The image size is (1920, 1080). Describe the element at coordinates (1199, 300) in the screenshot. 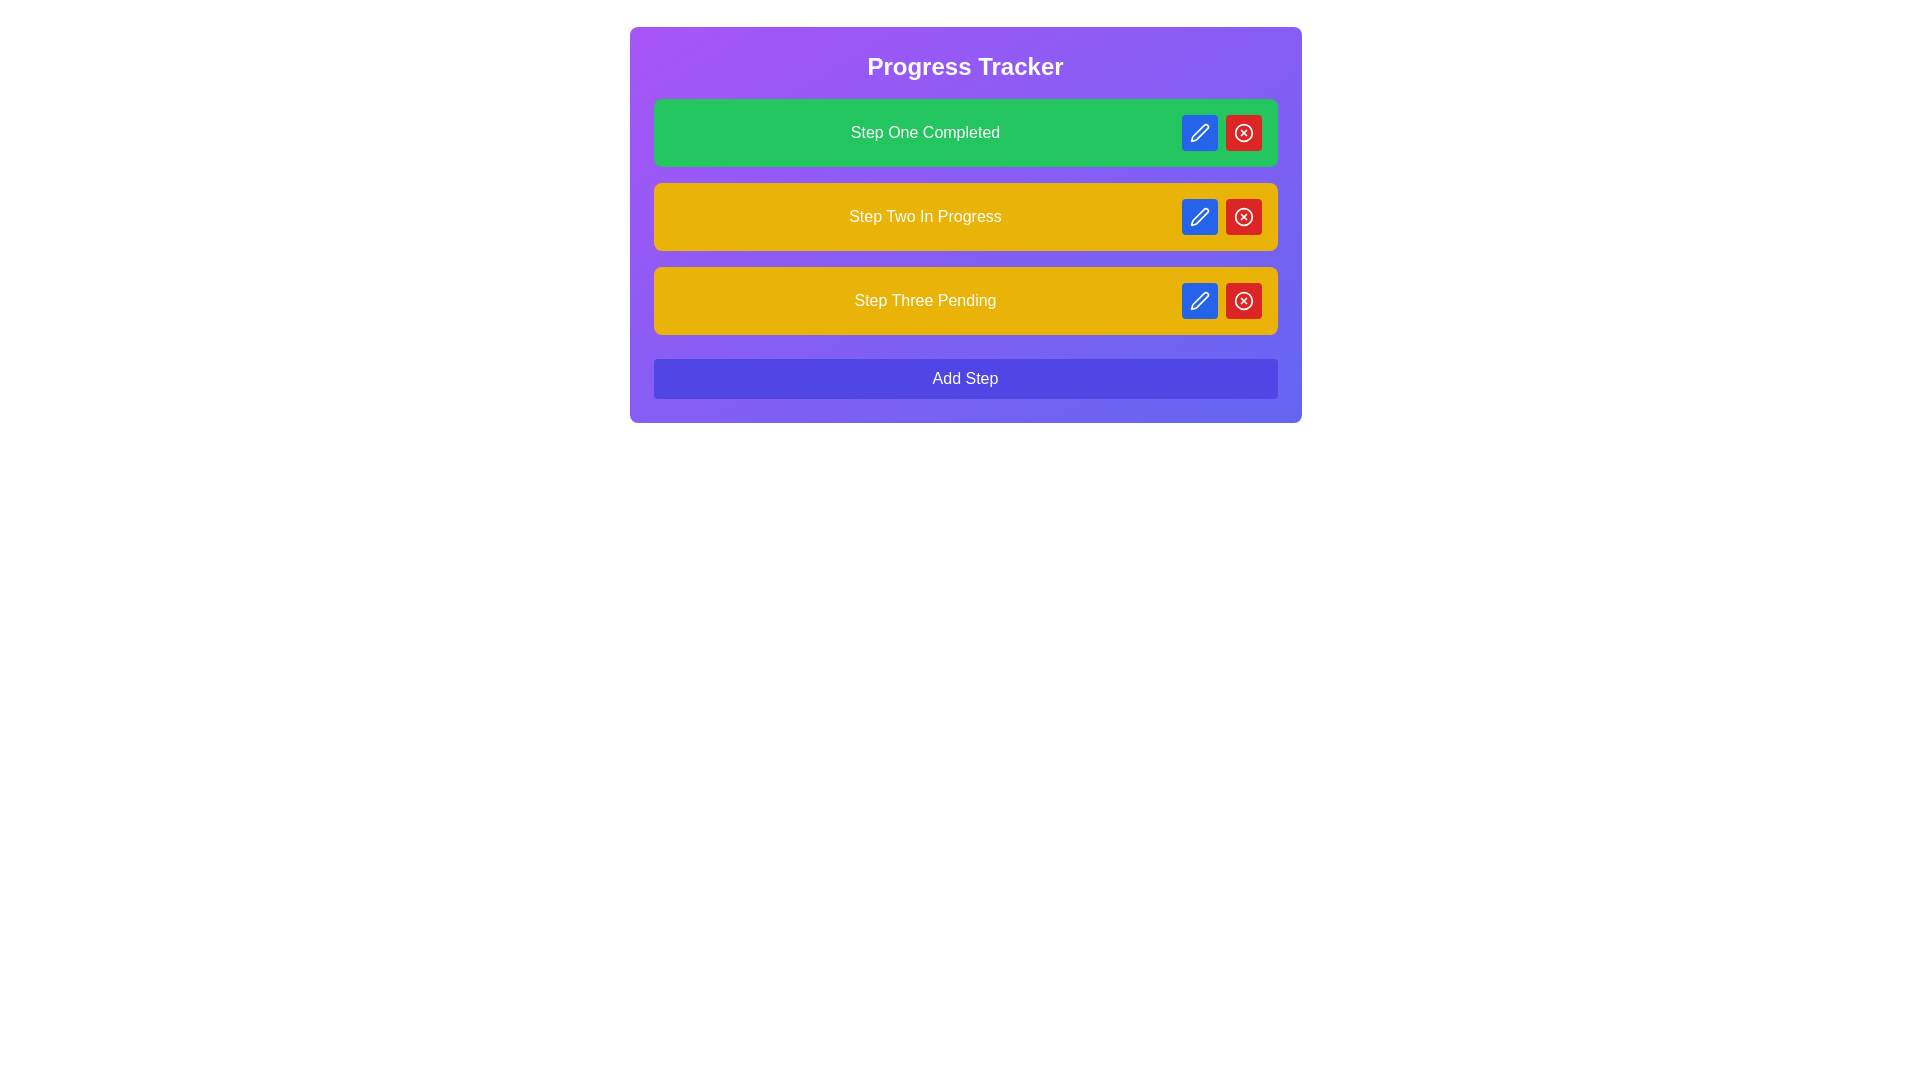

I see `the blue pen-shaped icon within the blue circular button located to the left of the red circular button in the 'Step Three Pending' row` at that location.